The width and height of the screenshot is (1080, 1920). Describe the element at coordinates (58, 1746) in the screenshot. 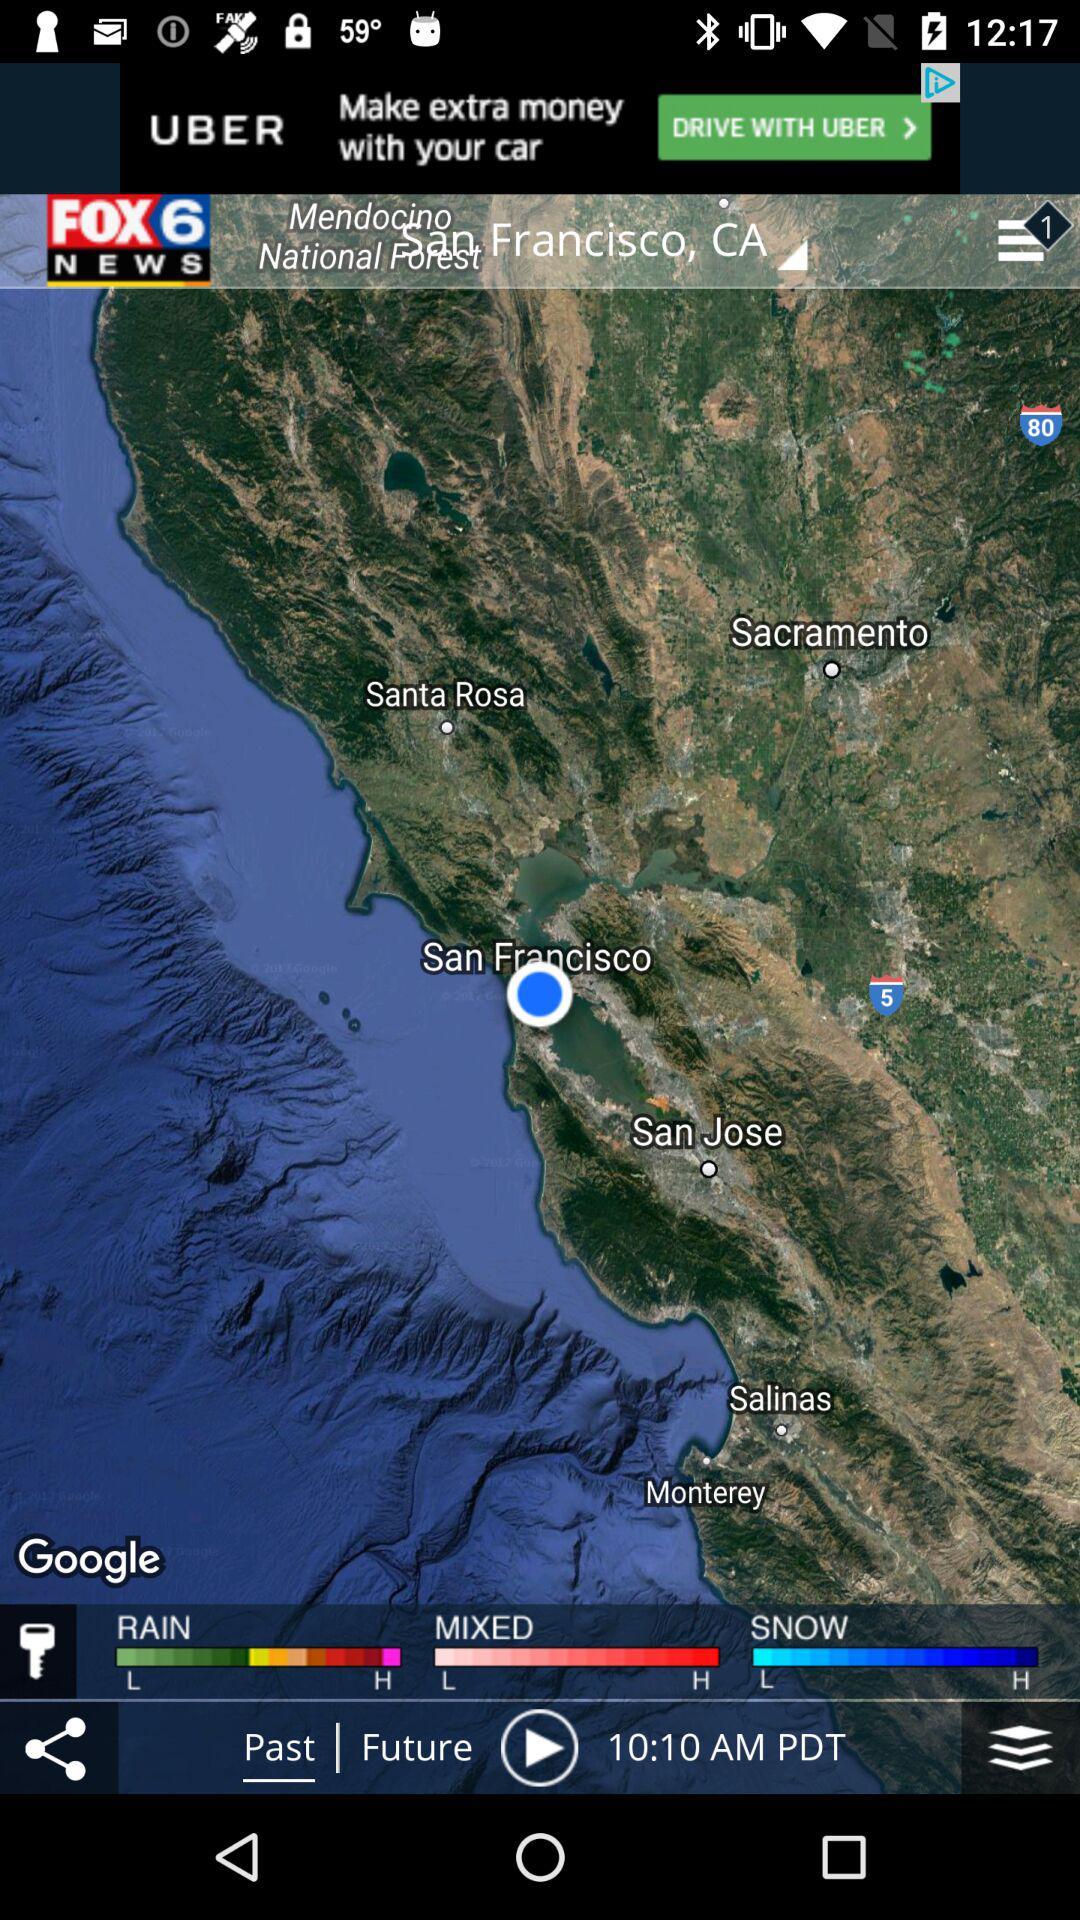

I see `the icon next to past icon` at that location.